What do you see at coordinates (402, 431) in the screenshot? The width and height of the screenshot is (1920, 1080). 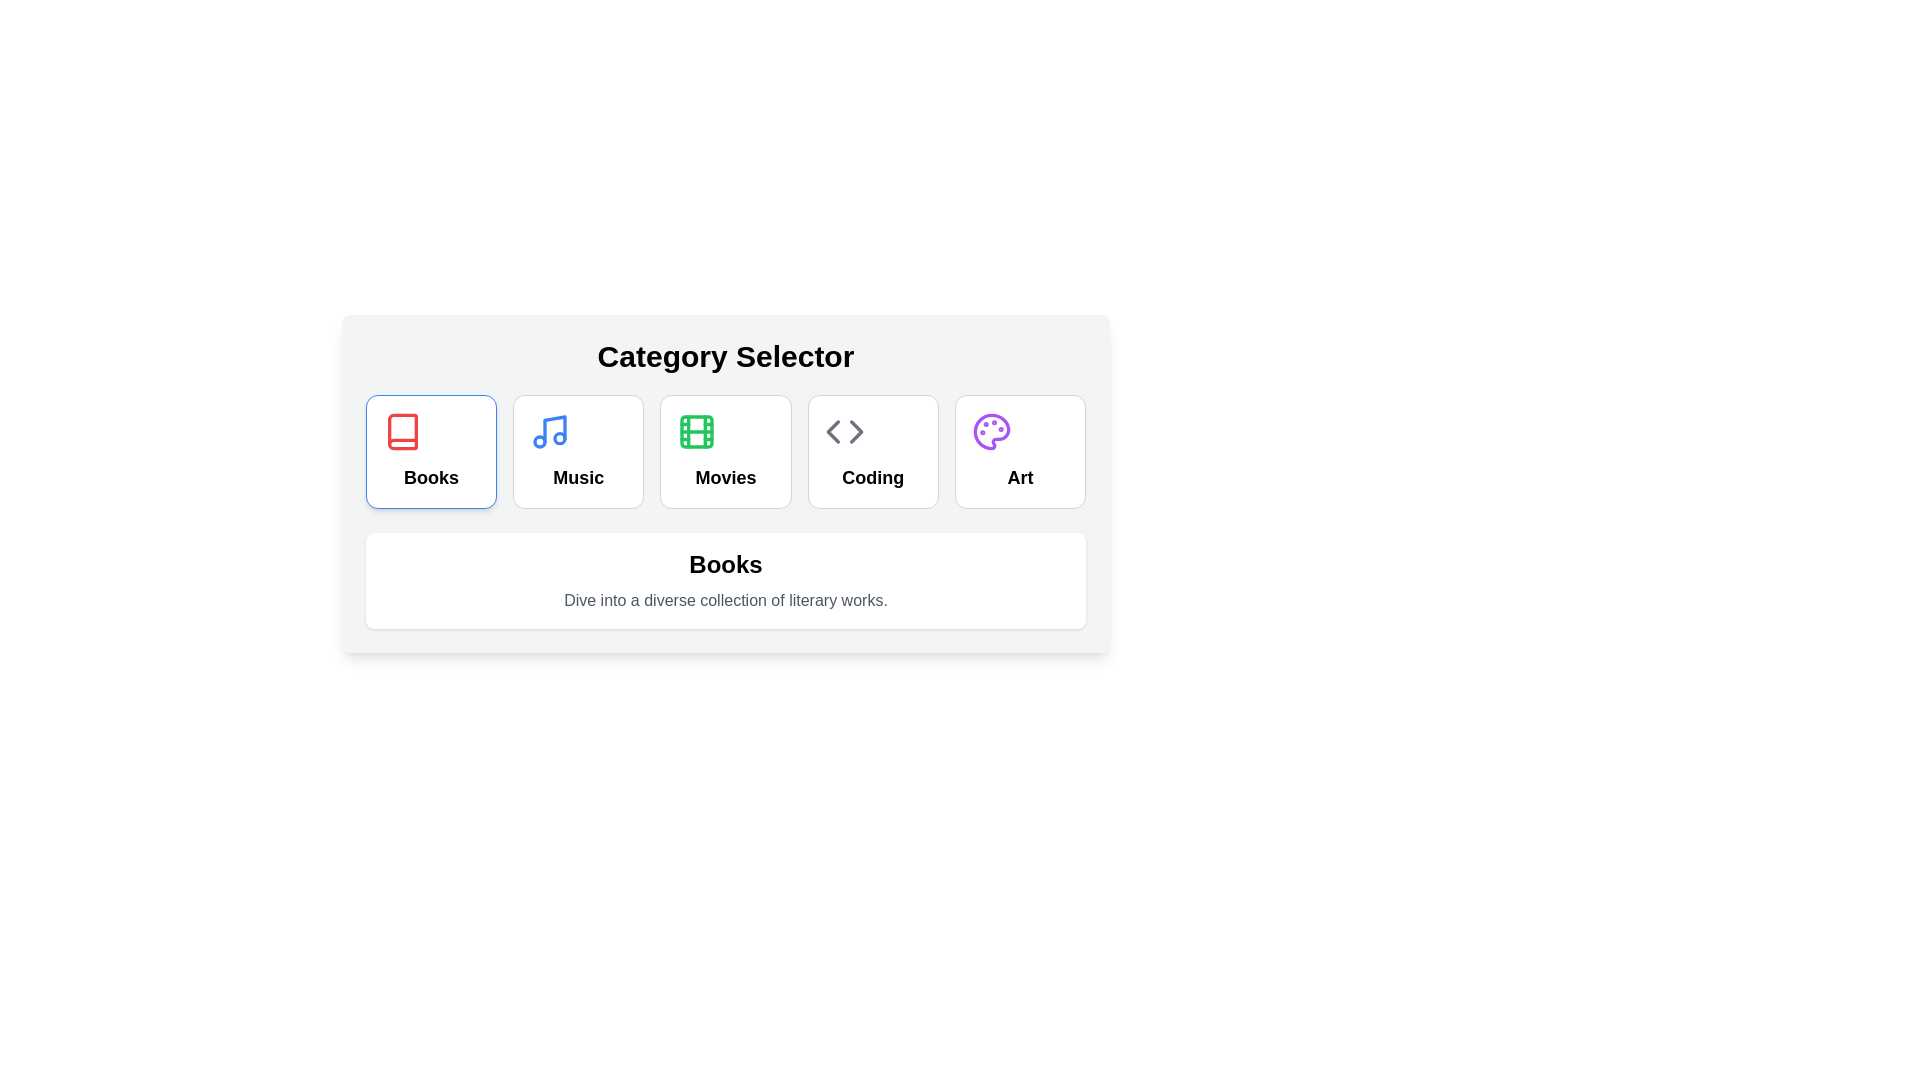 I see `the 'Books' category icon located at the far left of the category selector` at bounding box center [402, 431].